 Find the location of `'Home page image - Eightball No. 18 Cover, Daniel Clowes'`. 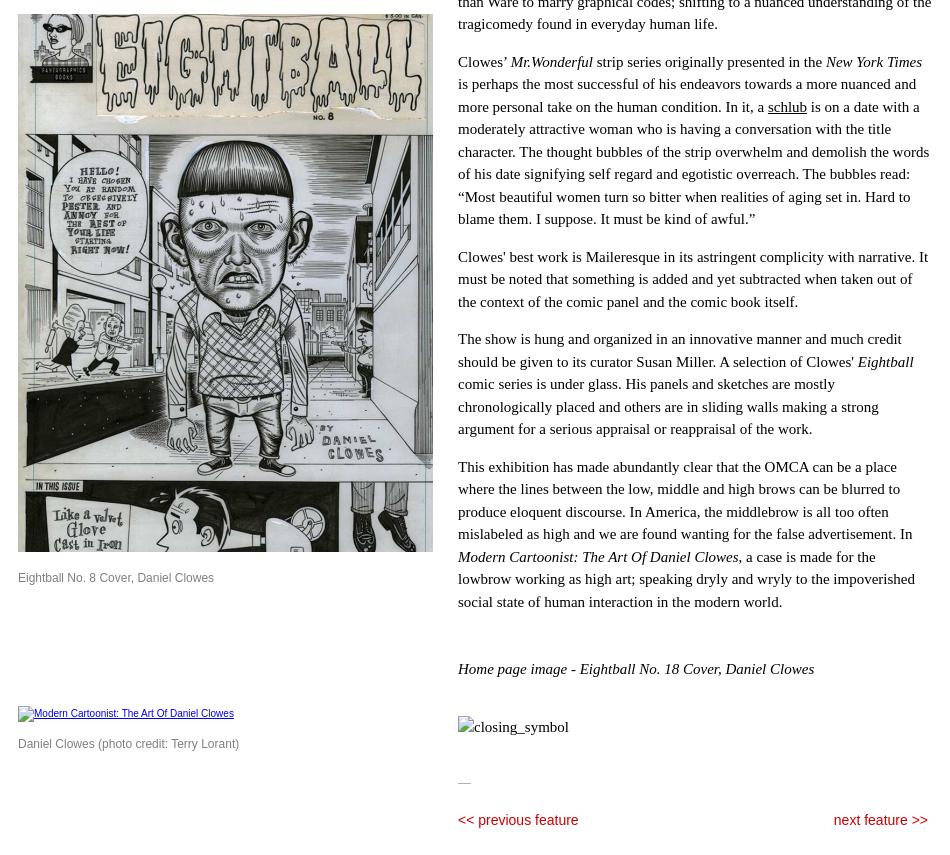

'Home page image - Eightball No. 18 Cover, Daniel Clowes' is located at coordinates (636, 669).